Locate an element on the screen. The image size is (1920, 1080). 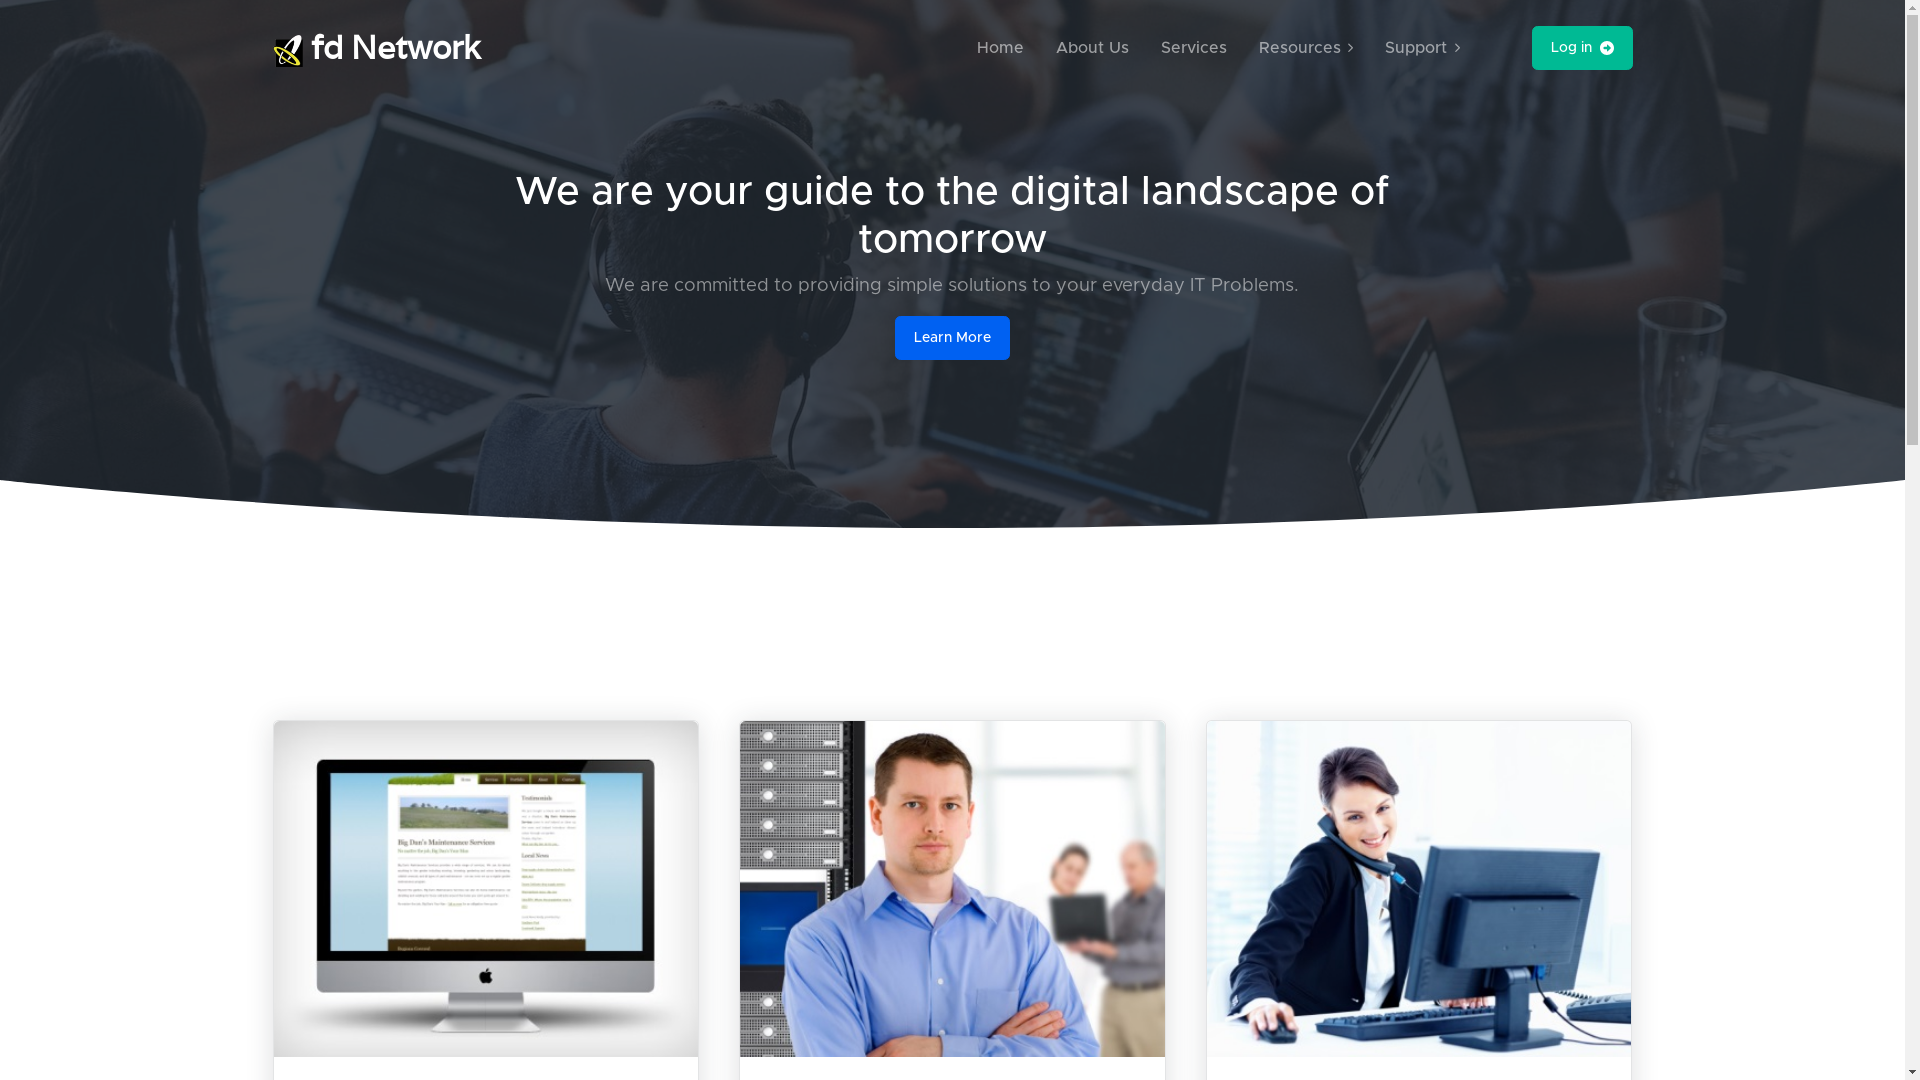
'Home' is located at coordinates (1000, 46).